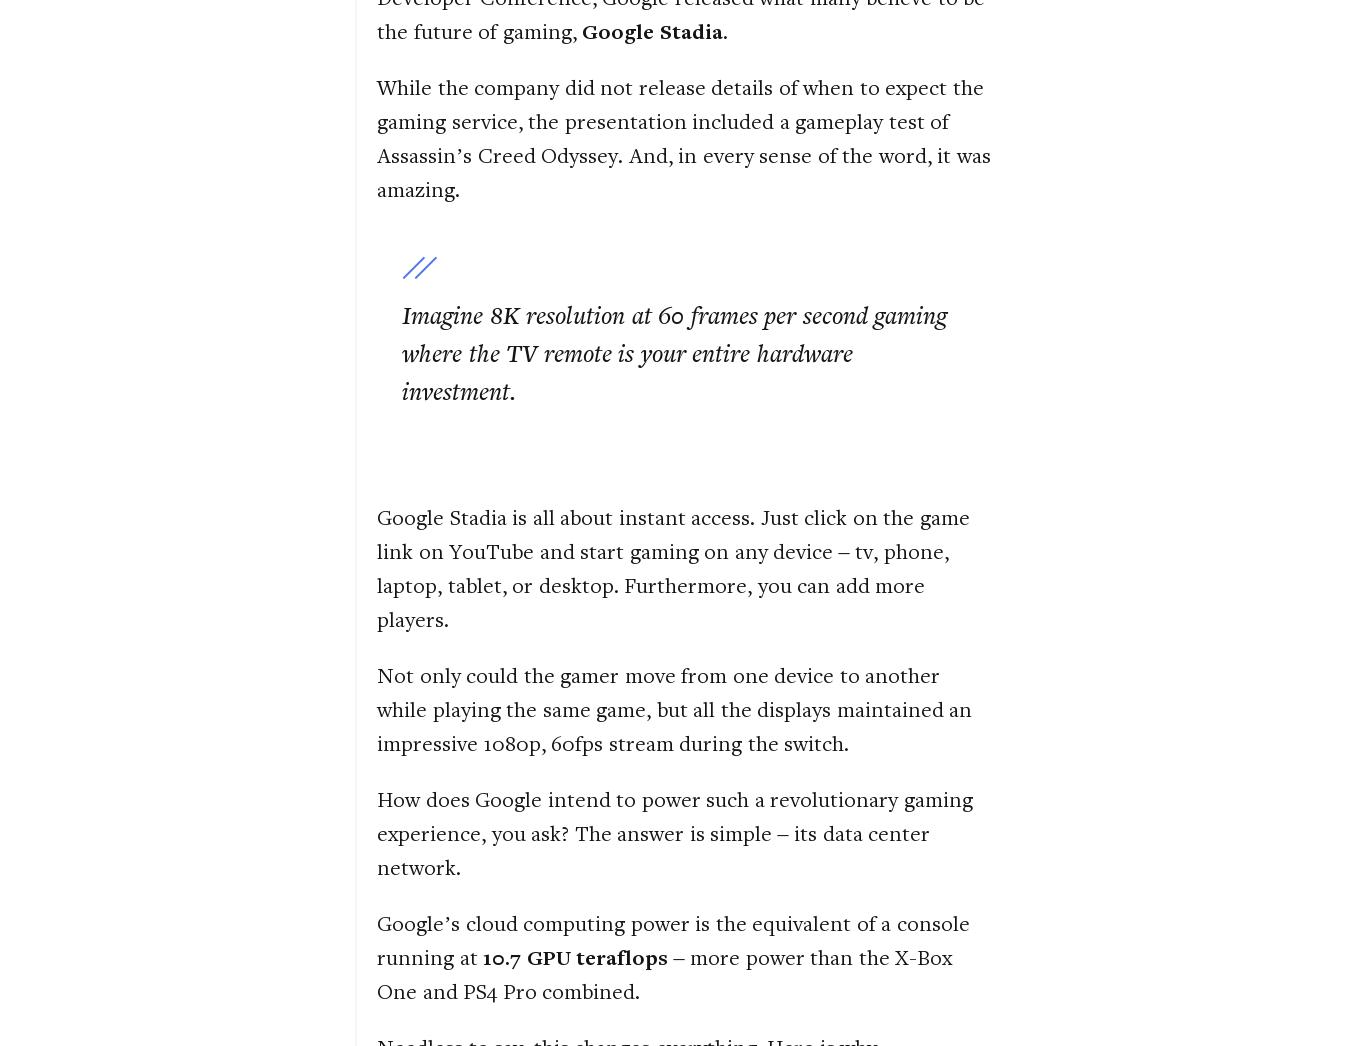 The image size is (1350, 1046). I want to click on 'How does Google intend to power such a revolutionary gaming experience, you ask? The answer is simple – its data center network.', so click(377, 831).